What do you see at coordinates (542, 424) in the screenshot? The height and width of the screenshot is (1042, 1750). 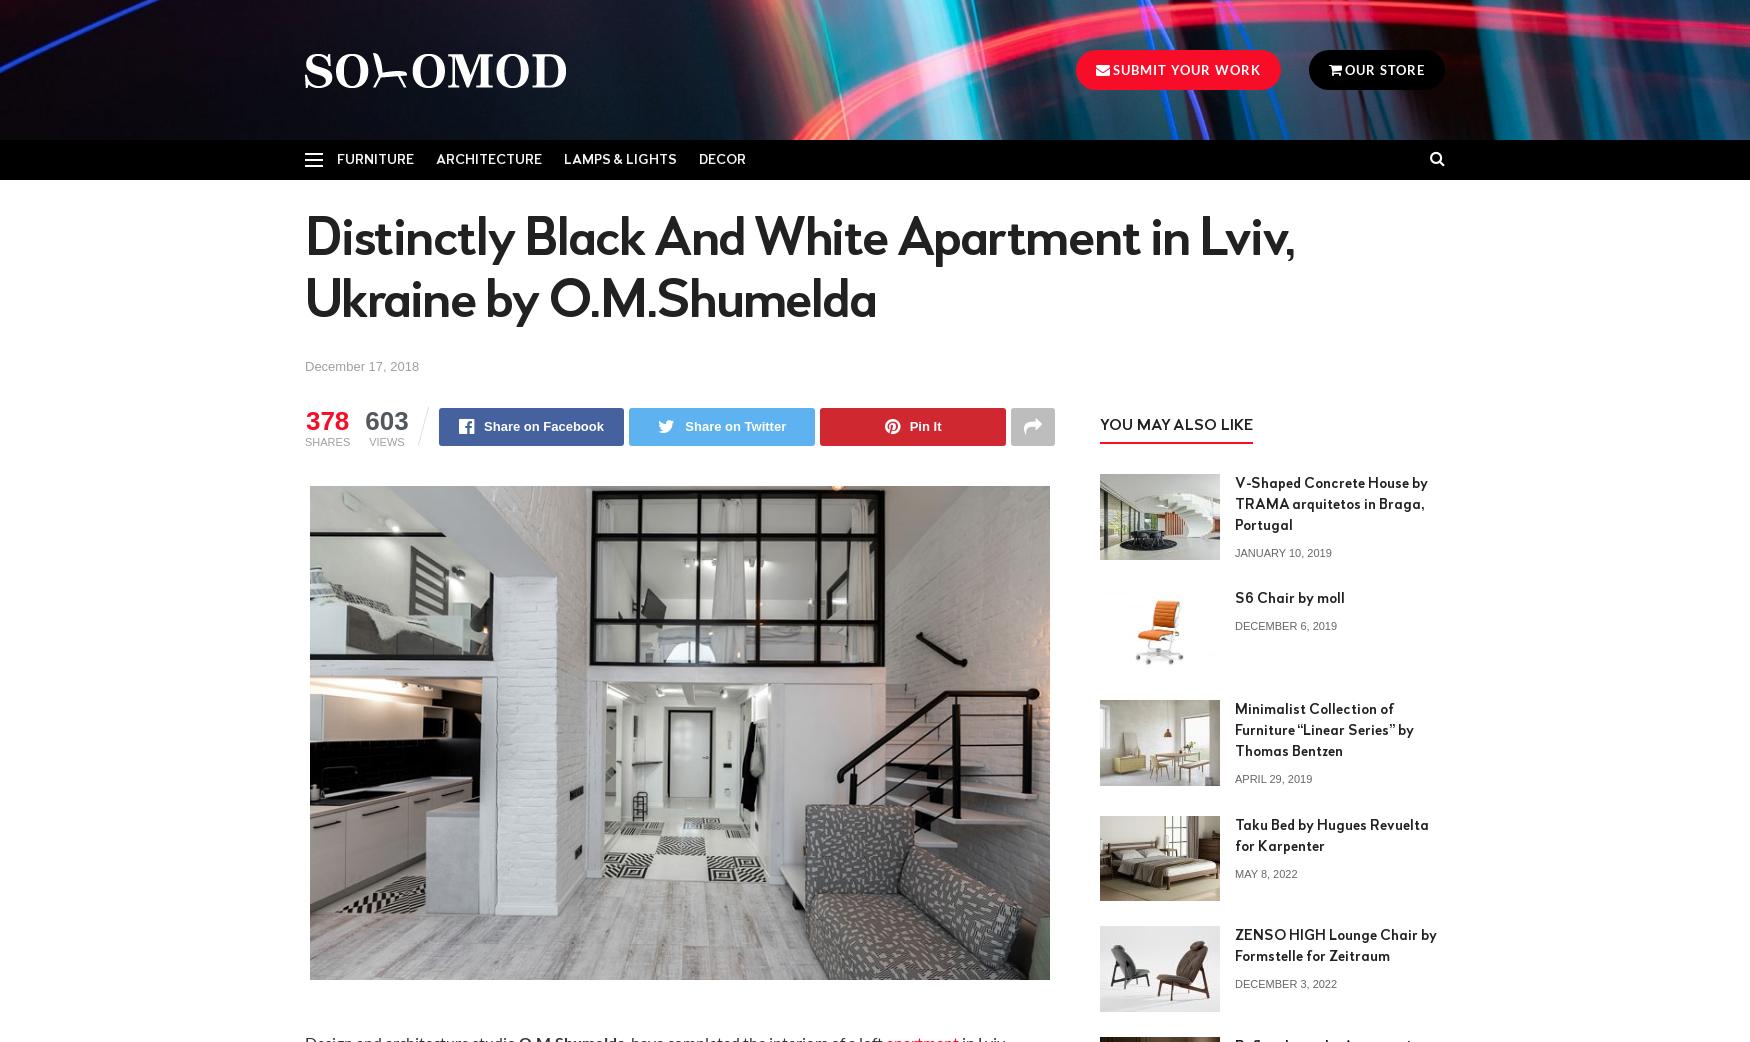 I see `'Share on Facebook'` at bounding box center [542, 424].